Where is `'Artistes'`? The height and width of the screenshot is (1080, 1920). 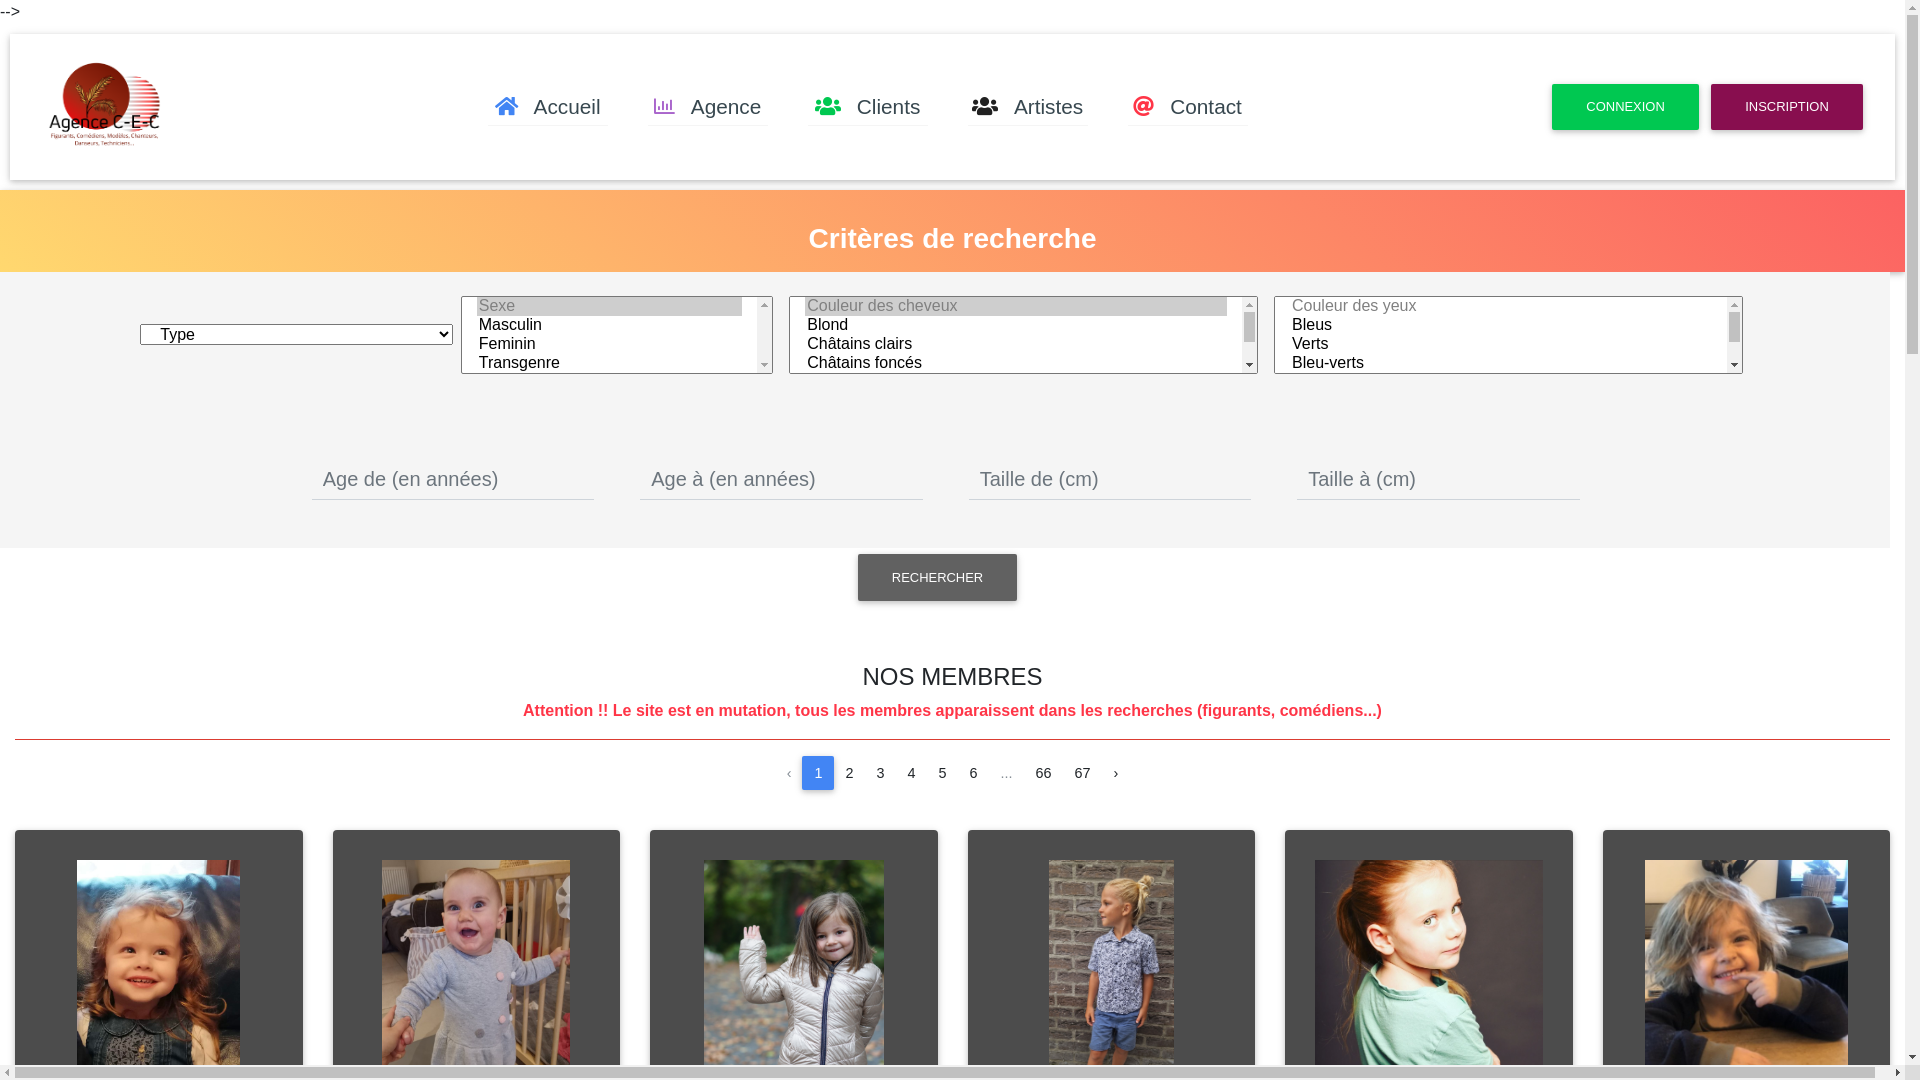 'Artistes' is located at coordinates (1027, 107).